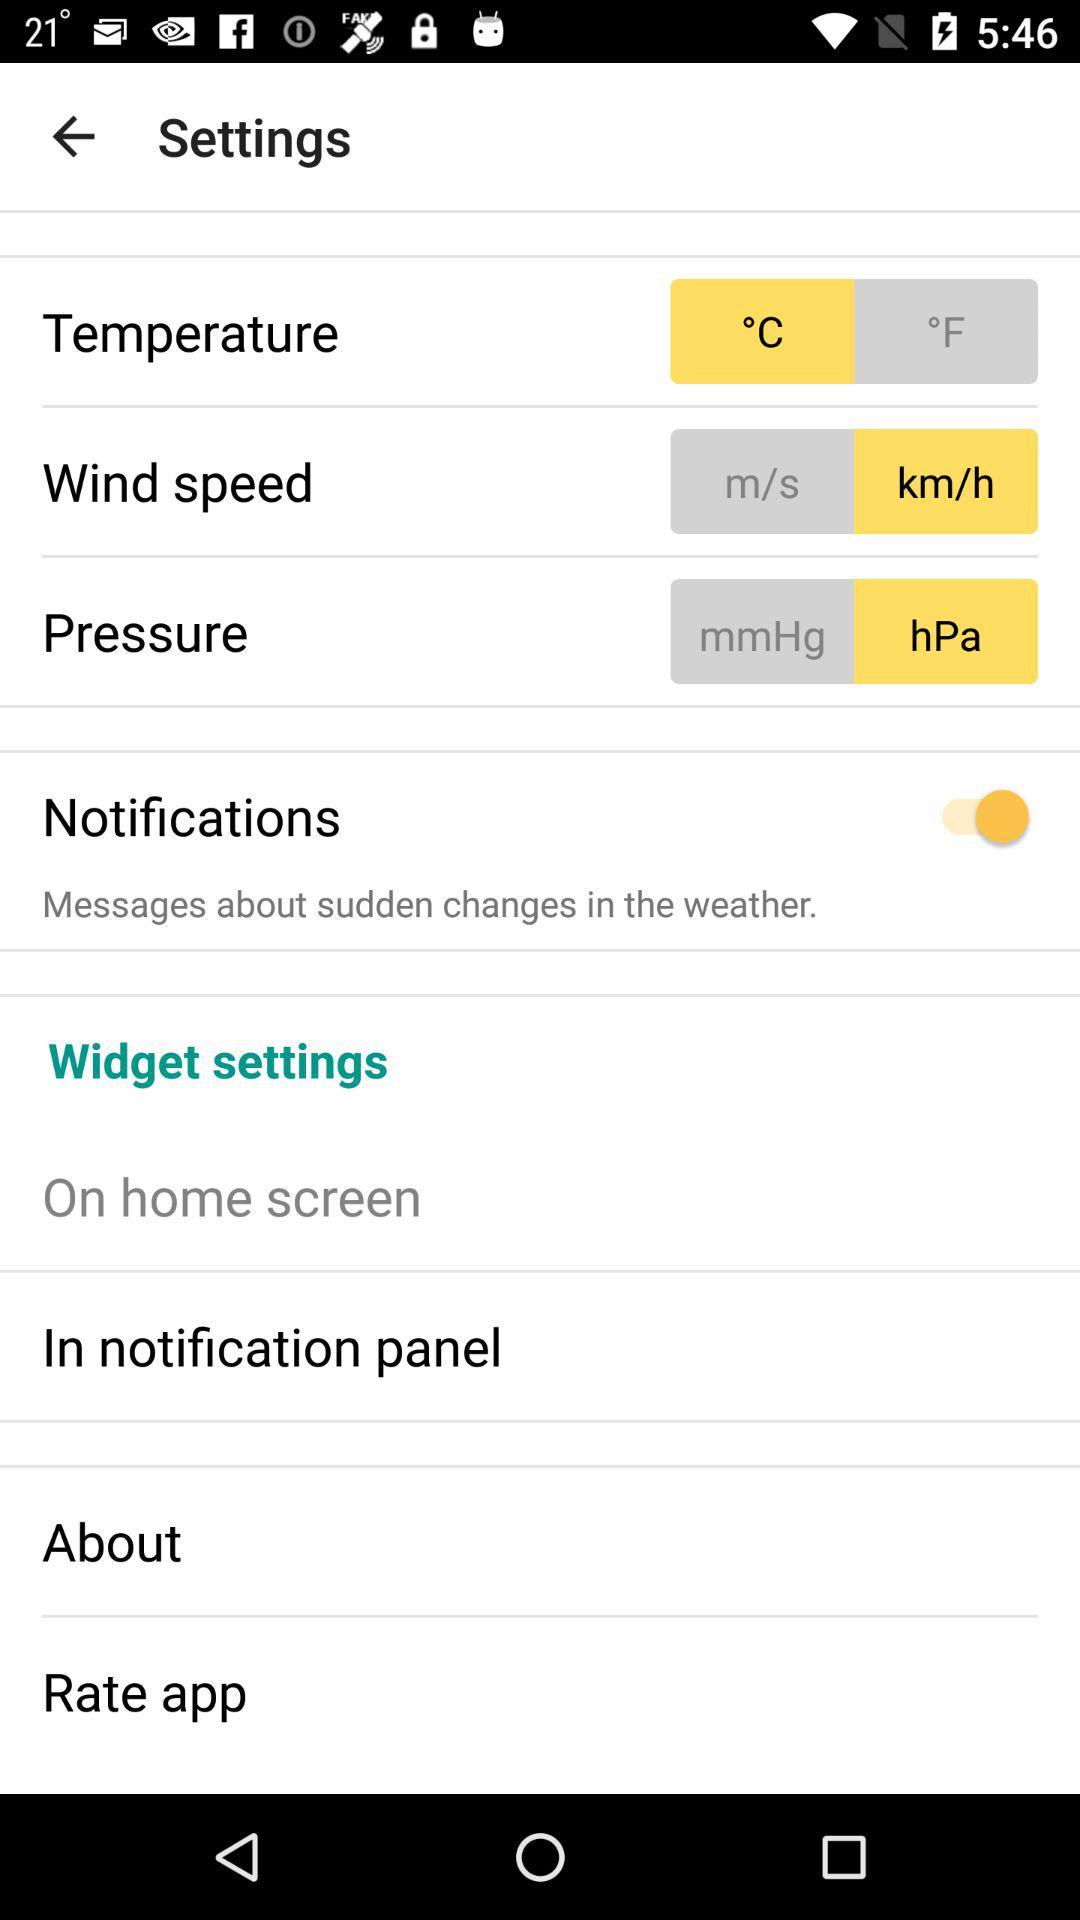 This screenshot has width=1080, height=1920. What do you see at coordinates (854, 816) in the screenshot?
I see `the icon to the right of notifications item` at bounding box center [854, 816].